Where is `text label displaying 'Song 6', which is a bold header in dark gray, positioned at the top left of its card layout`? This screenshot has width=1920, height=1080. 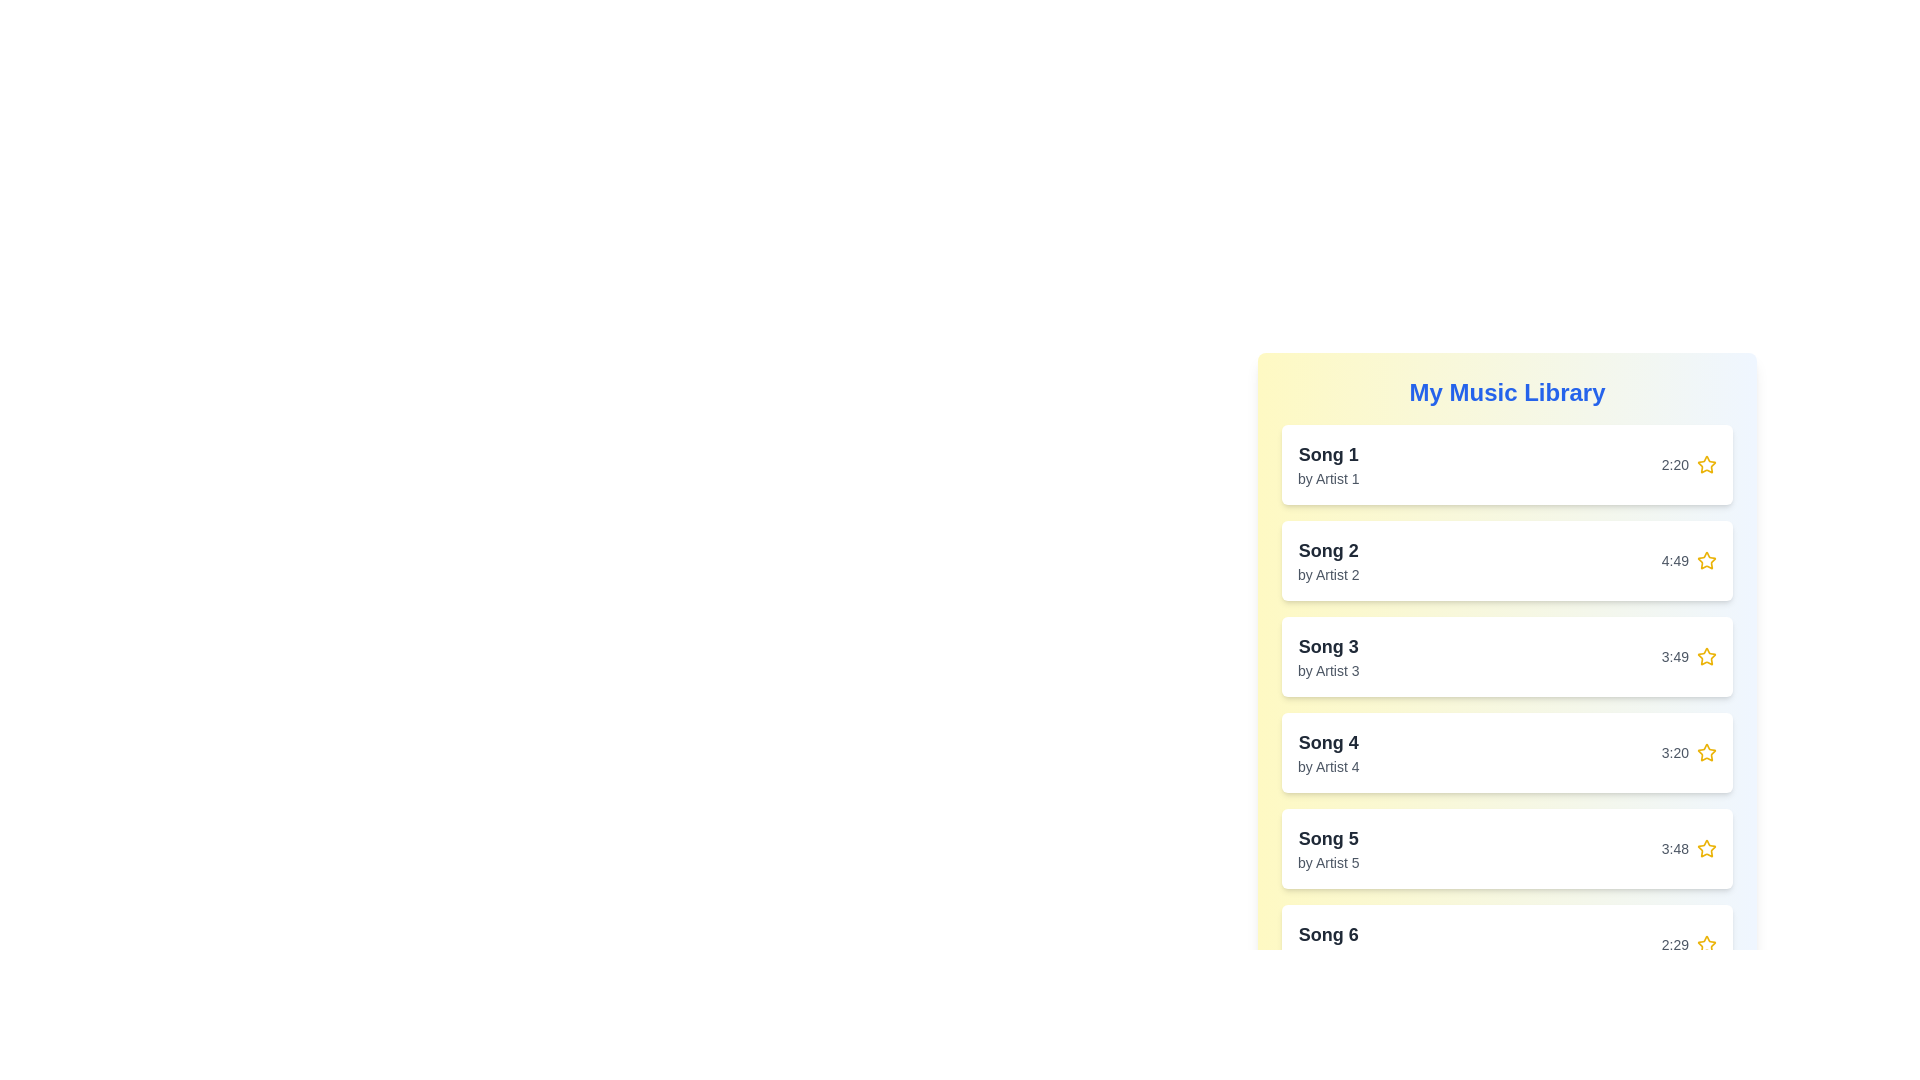
text label displaying 'Song 6', which is a bold header in dark gray, positioned at the top left of its card layout is located at coordinates (1328, 934).